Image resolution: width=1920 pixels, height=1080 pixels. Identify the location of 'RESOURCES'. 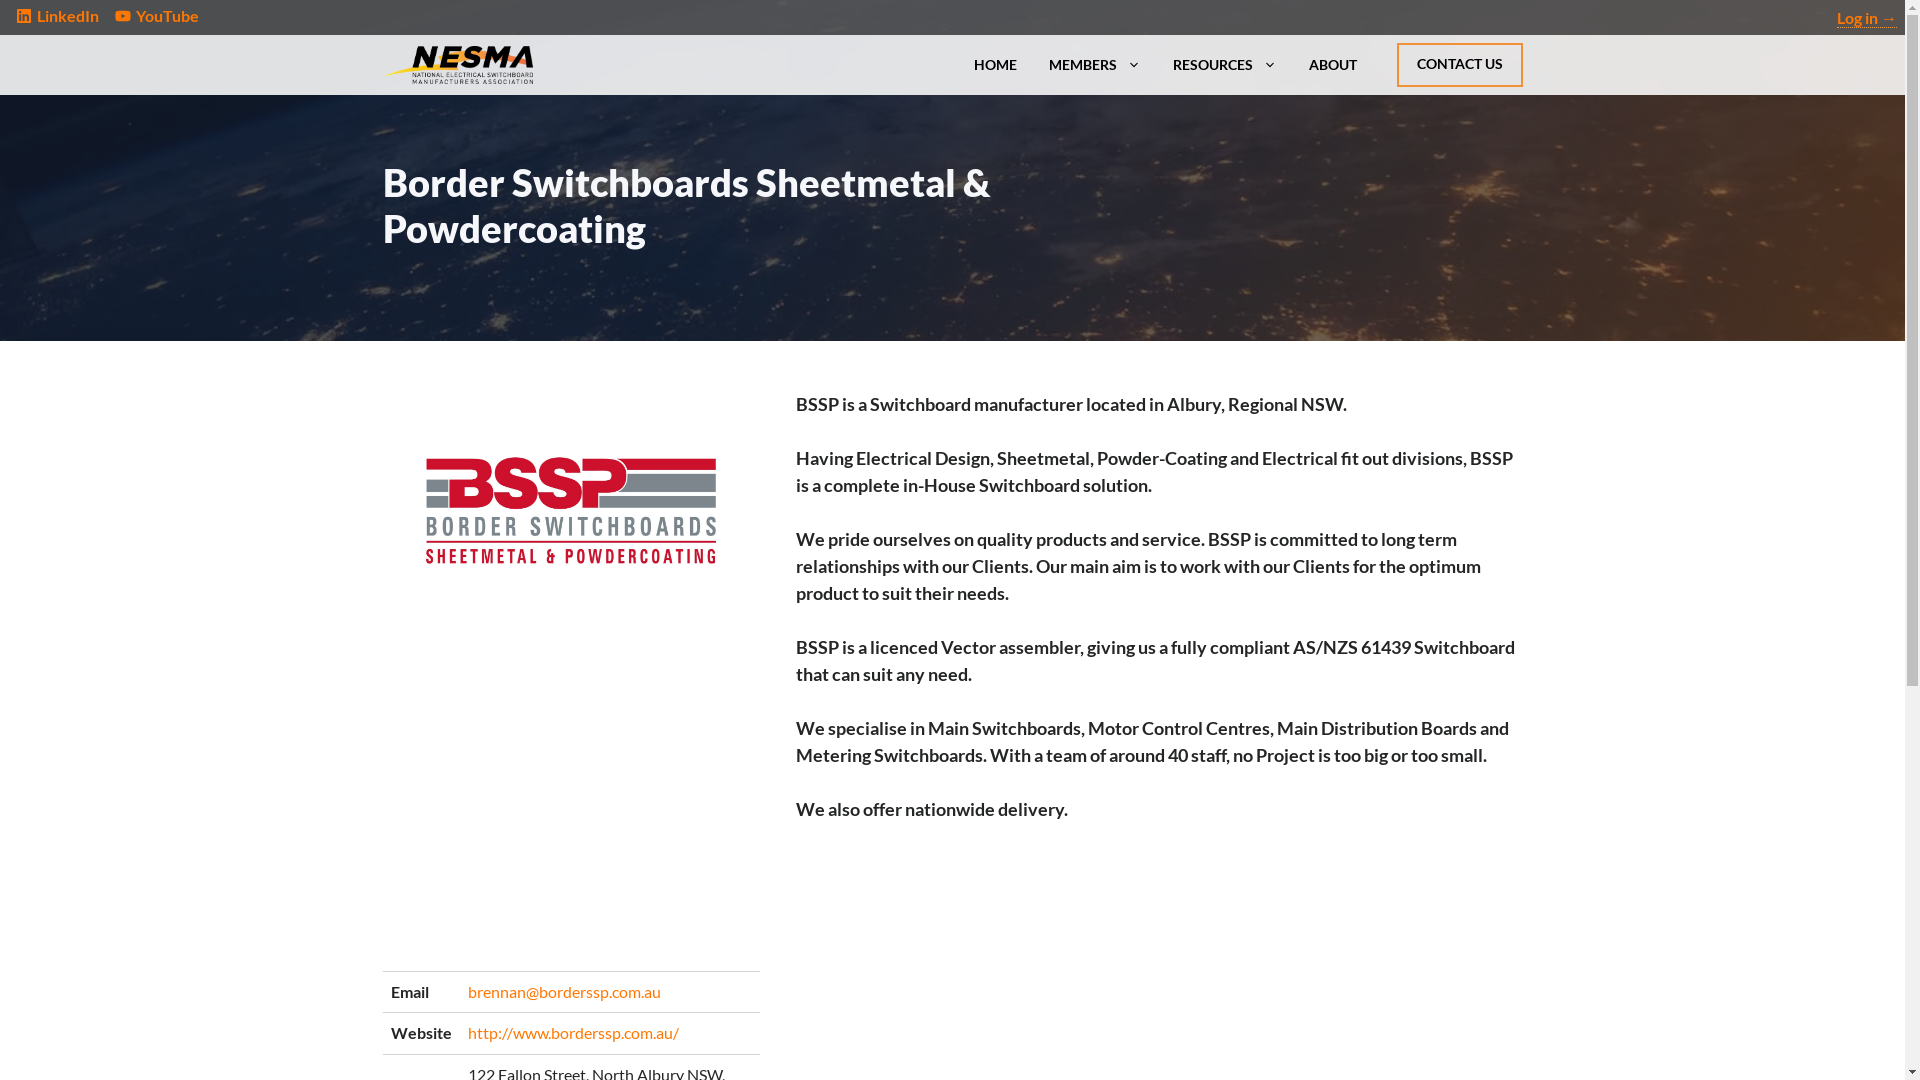
(1223, 64).